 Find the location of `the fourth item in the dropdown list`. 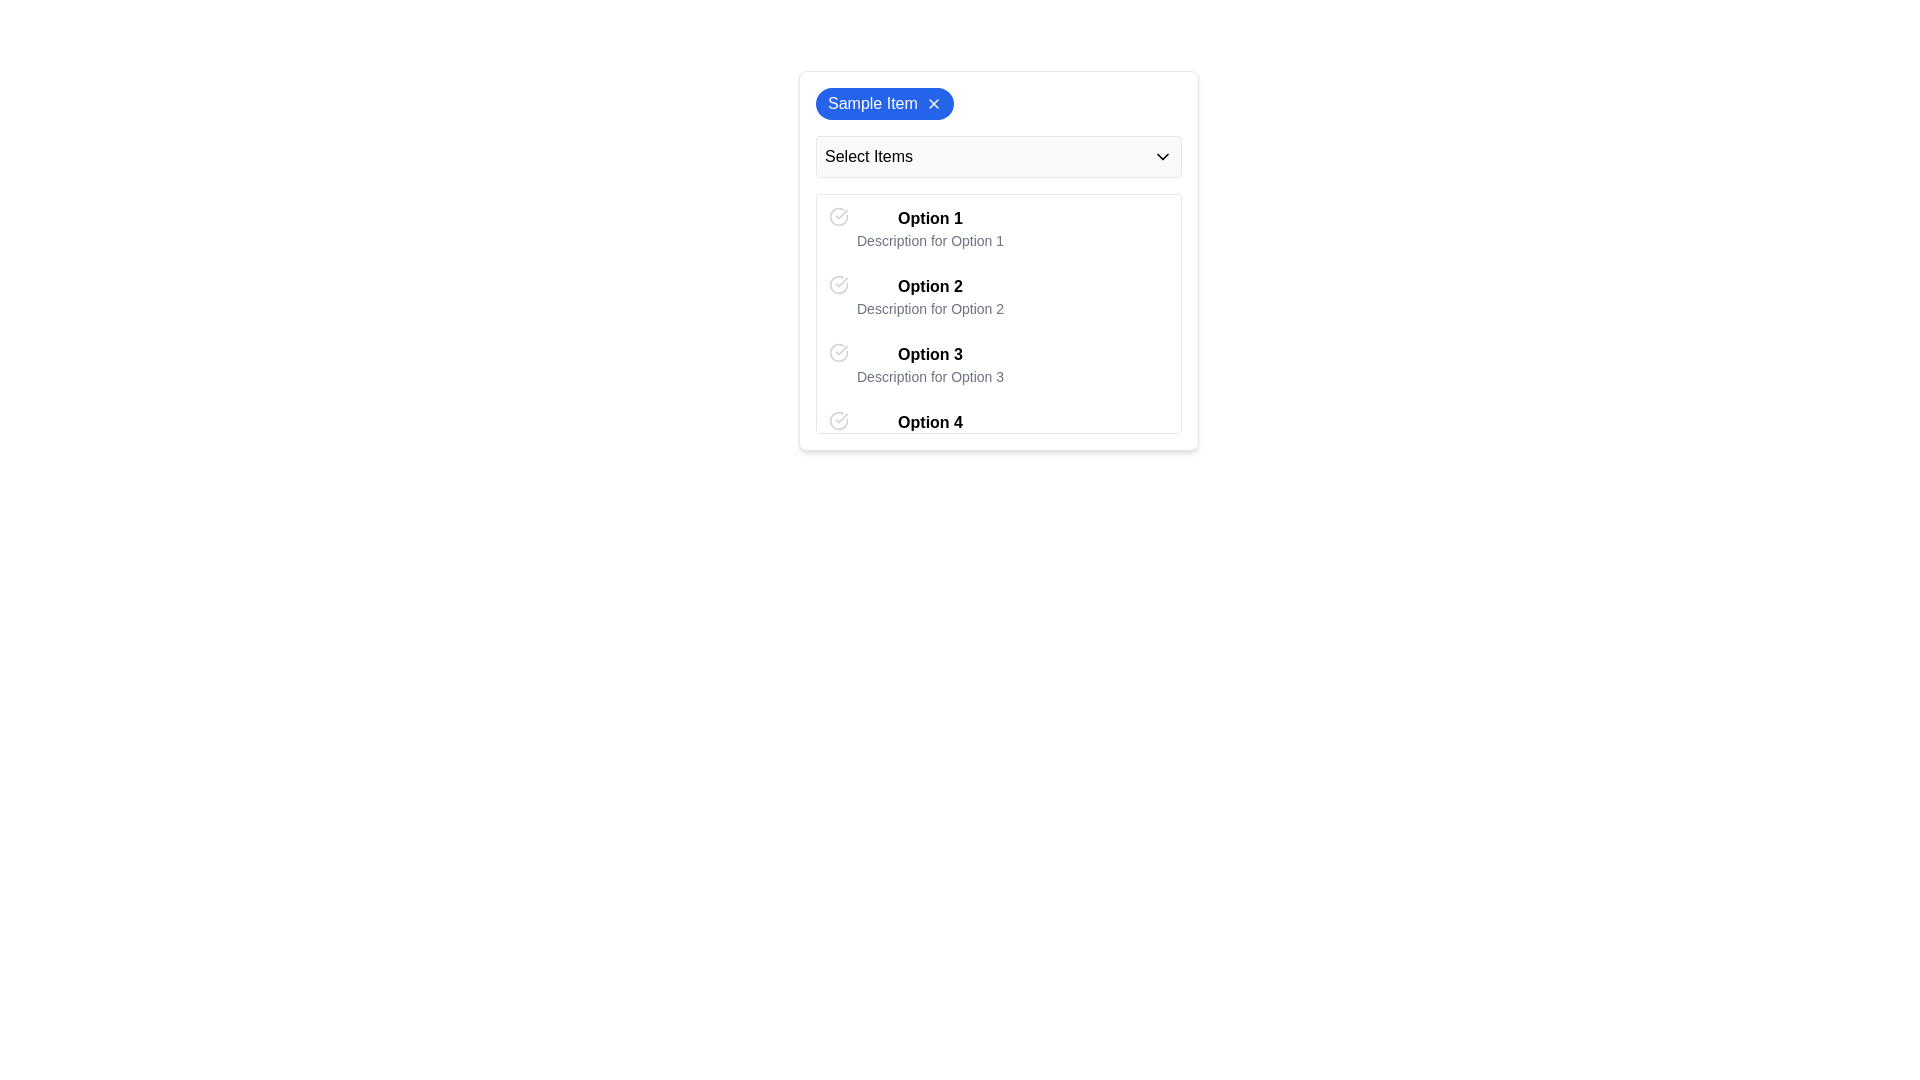

the fourth item in the dropdown list is located at coordinates (998, 431).